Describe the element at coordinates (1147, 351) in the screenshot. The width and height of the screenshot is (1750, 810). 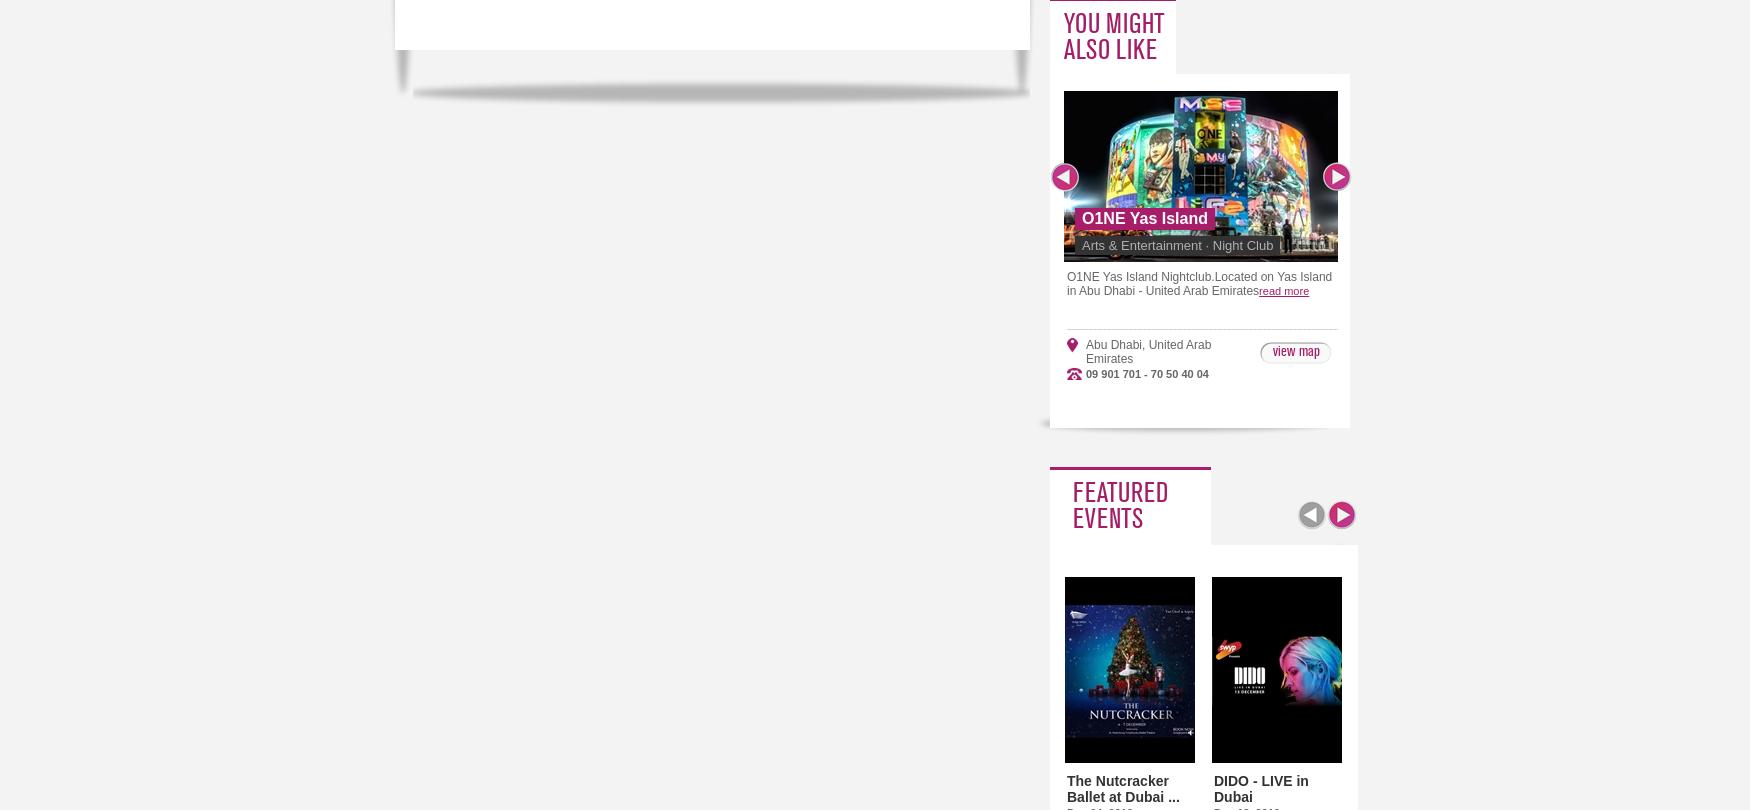
I see `'Abu Dhabi, United Arab Emirates'` at that location.